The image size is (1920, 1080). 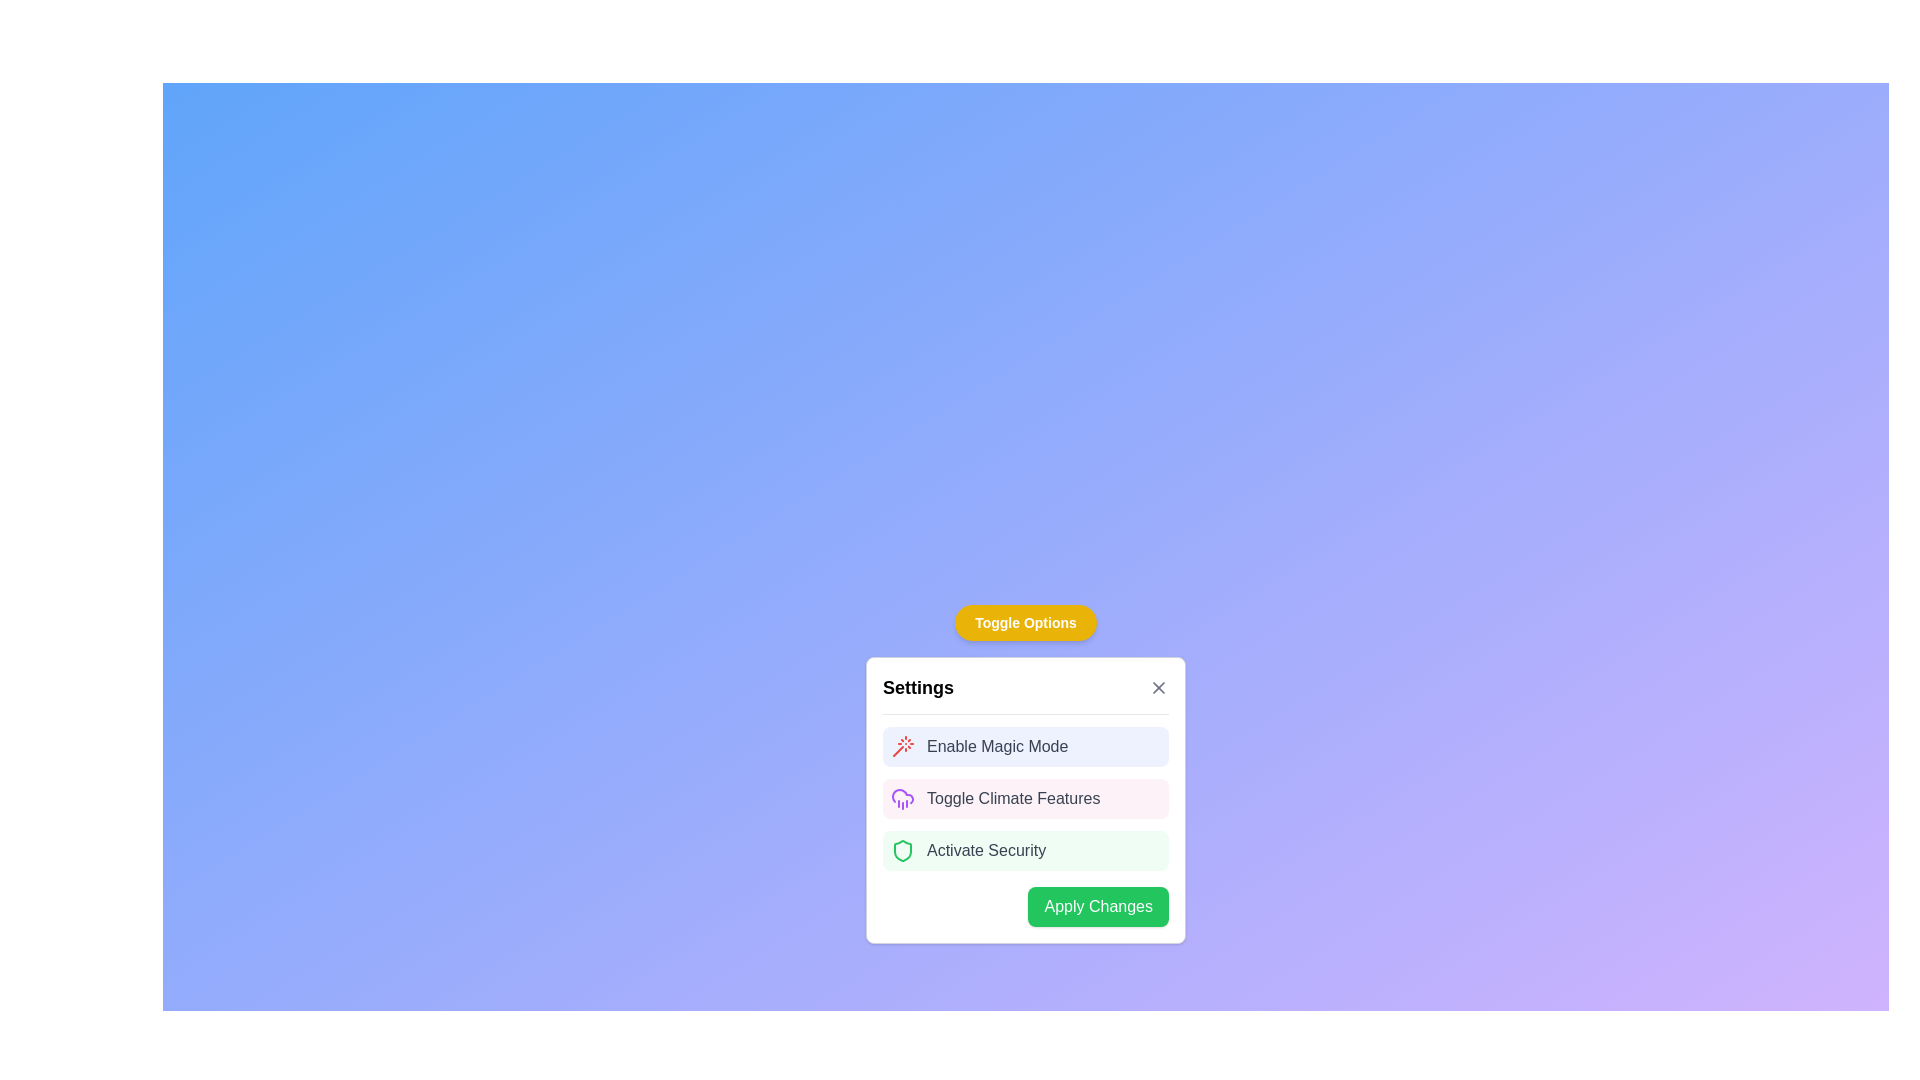 I want to click on the 'Apply Changes' button located at the bottom-right corner of the 'Settings' modal, so click(x=1026, y=906).